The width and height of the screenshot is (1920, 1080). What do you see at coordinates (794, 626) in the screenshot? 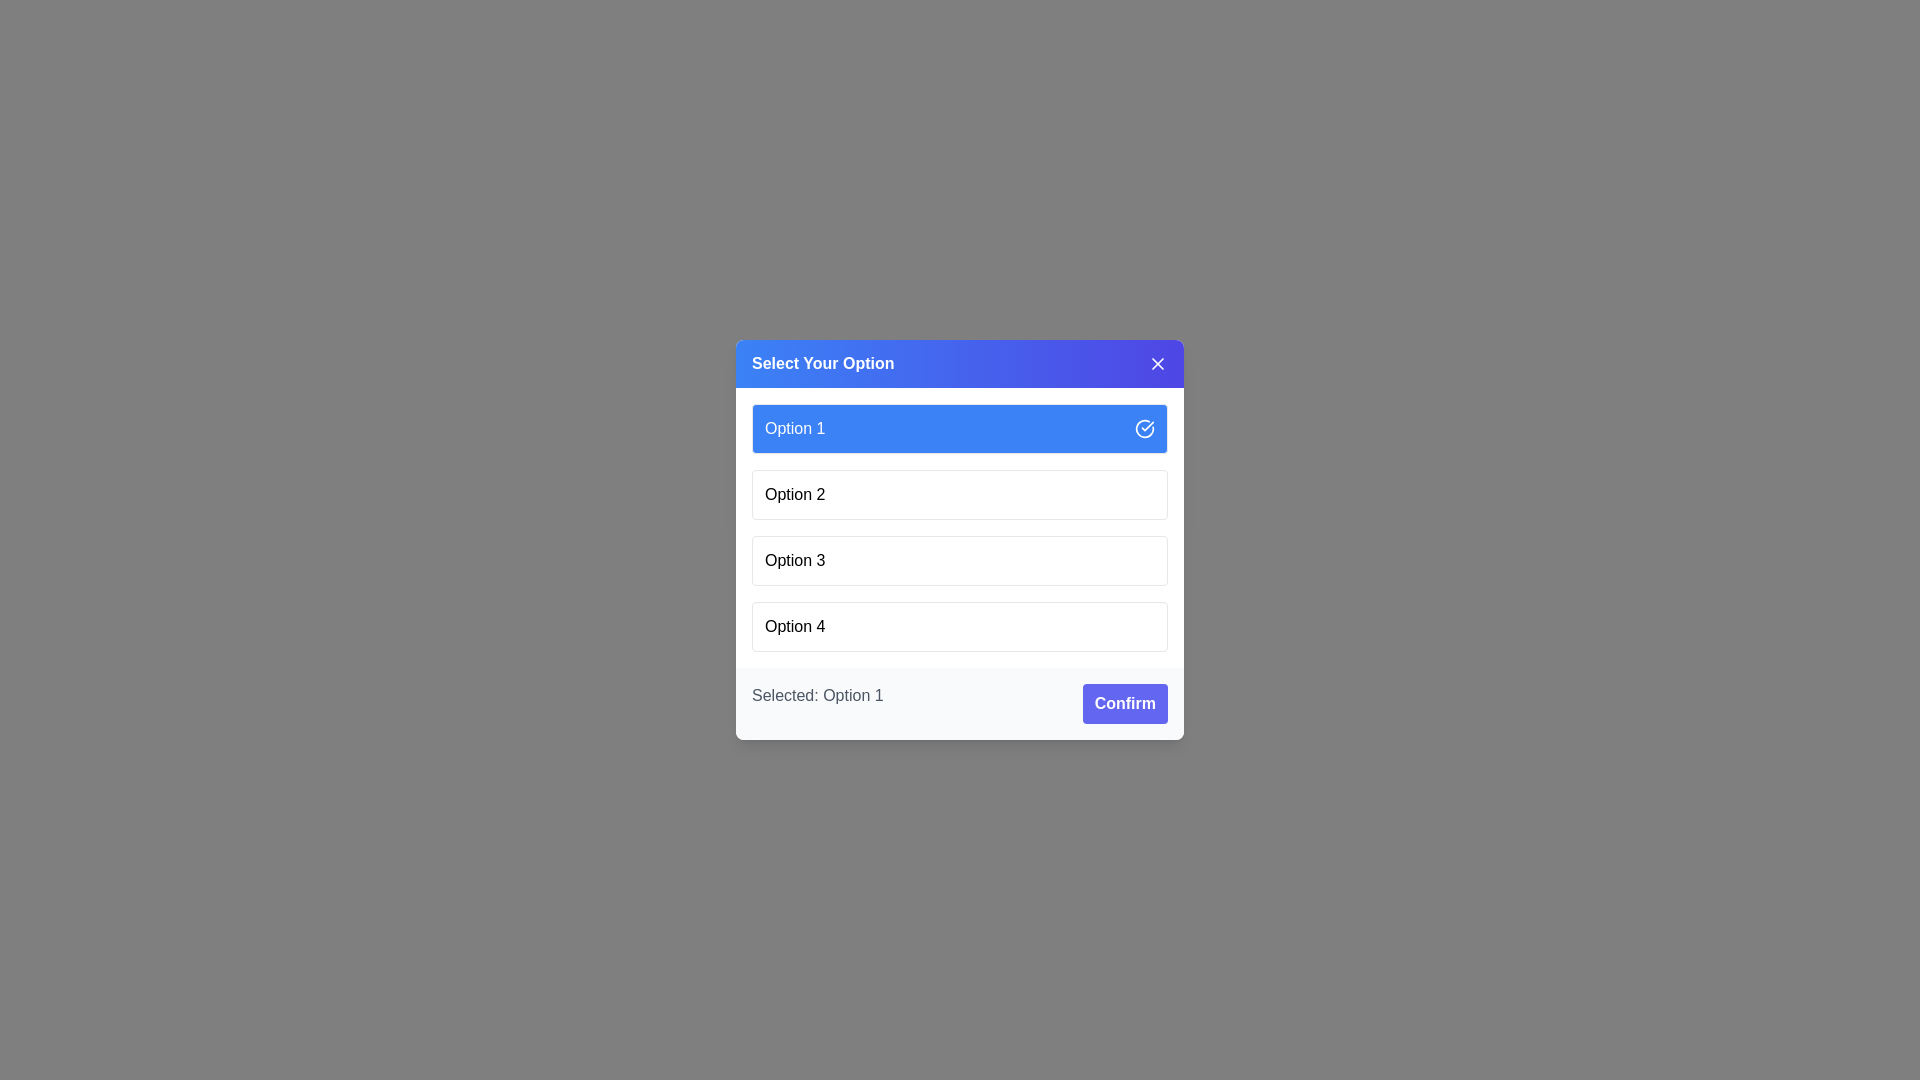
I see `the text label labeled 'Option 4'` at bounding box center [794, 626].